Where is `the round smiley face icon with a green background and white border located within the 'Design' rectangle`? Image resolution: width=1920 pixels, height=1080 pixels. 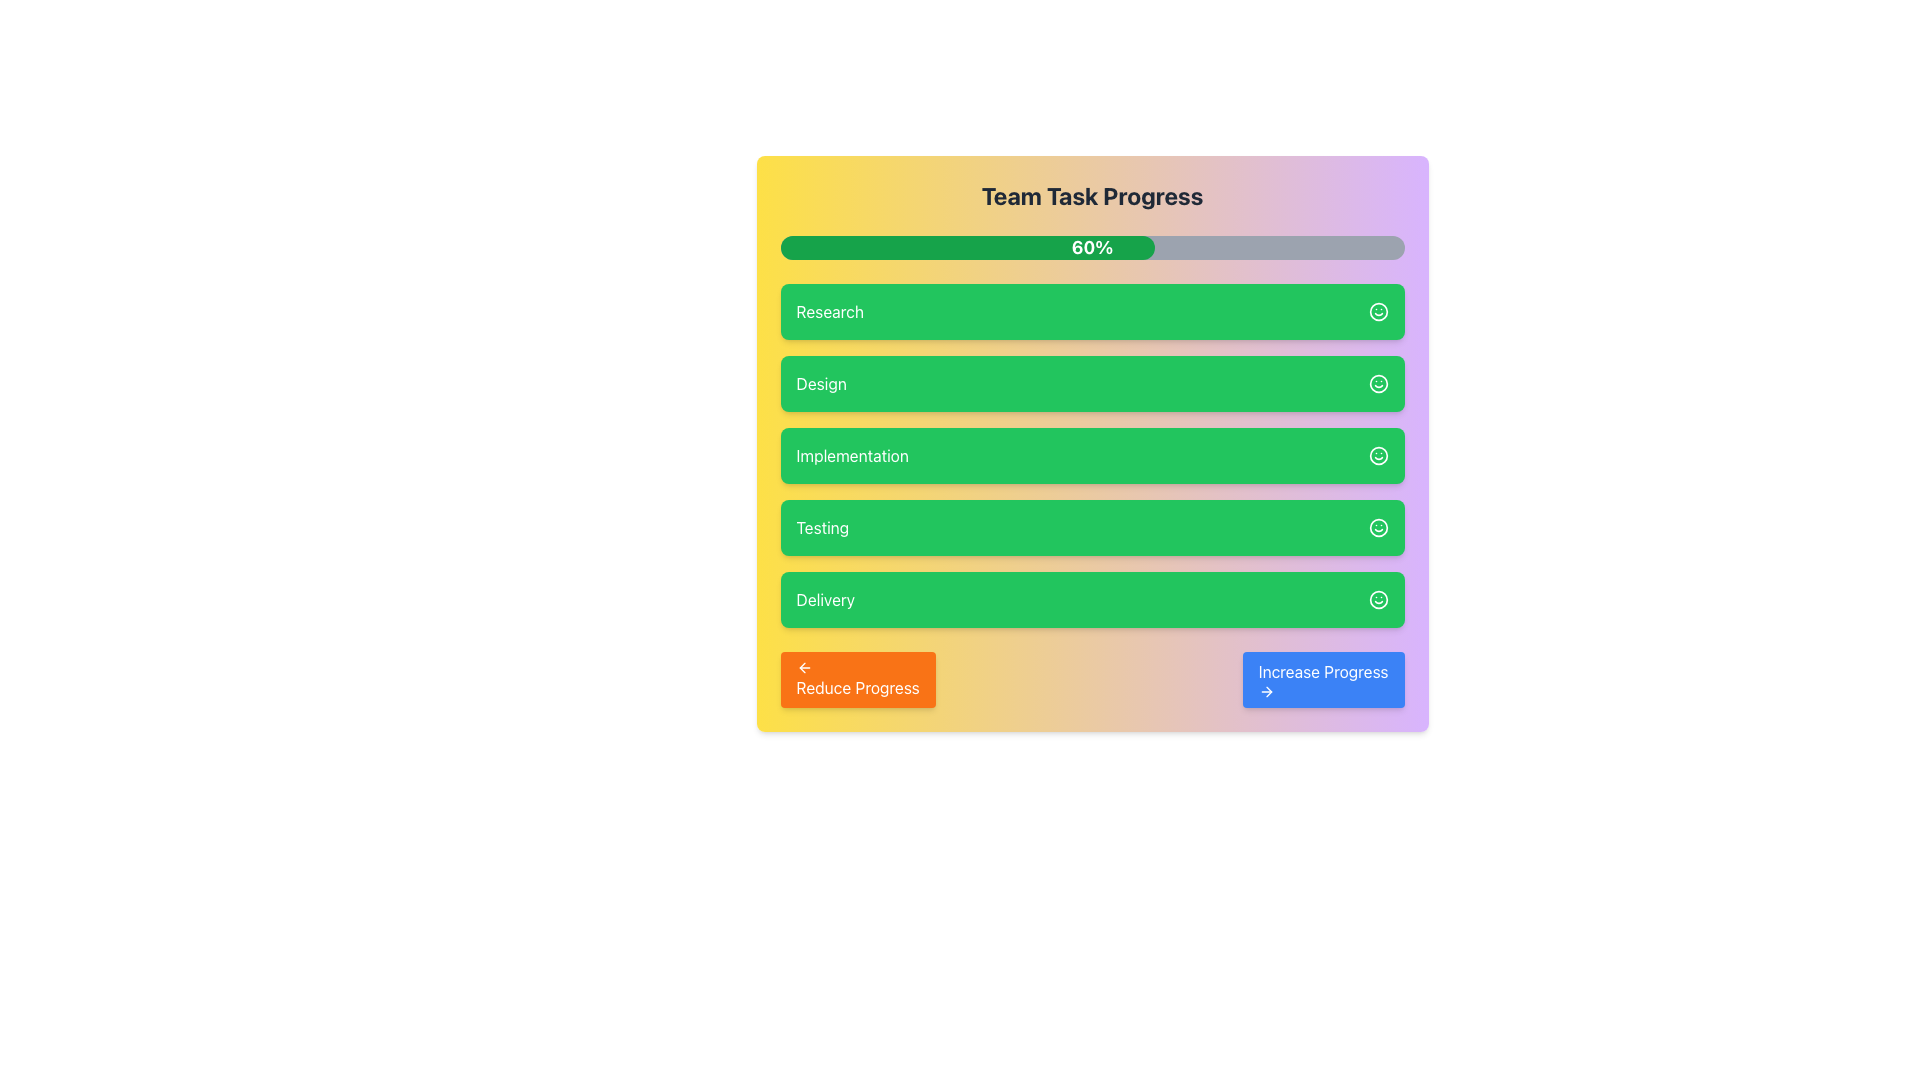
the round smiley face icon with a green background and white border located within the 'Design' rectangle is located at coordinates (1377, 384).